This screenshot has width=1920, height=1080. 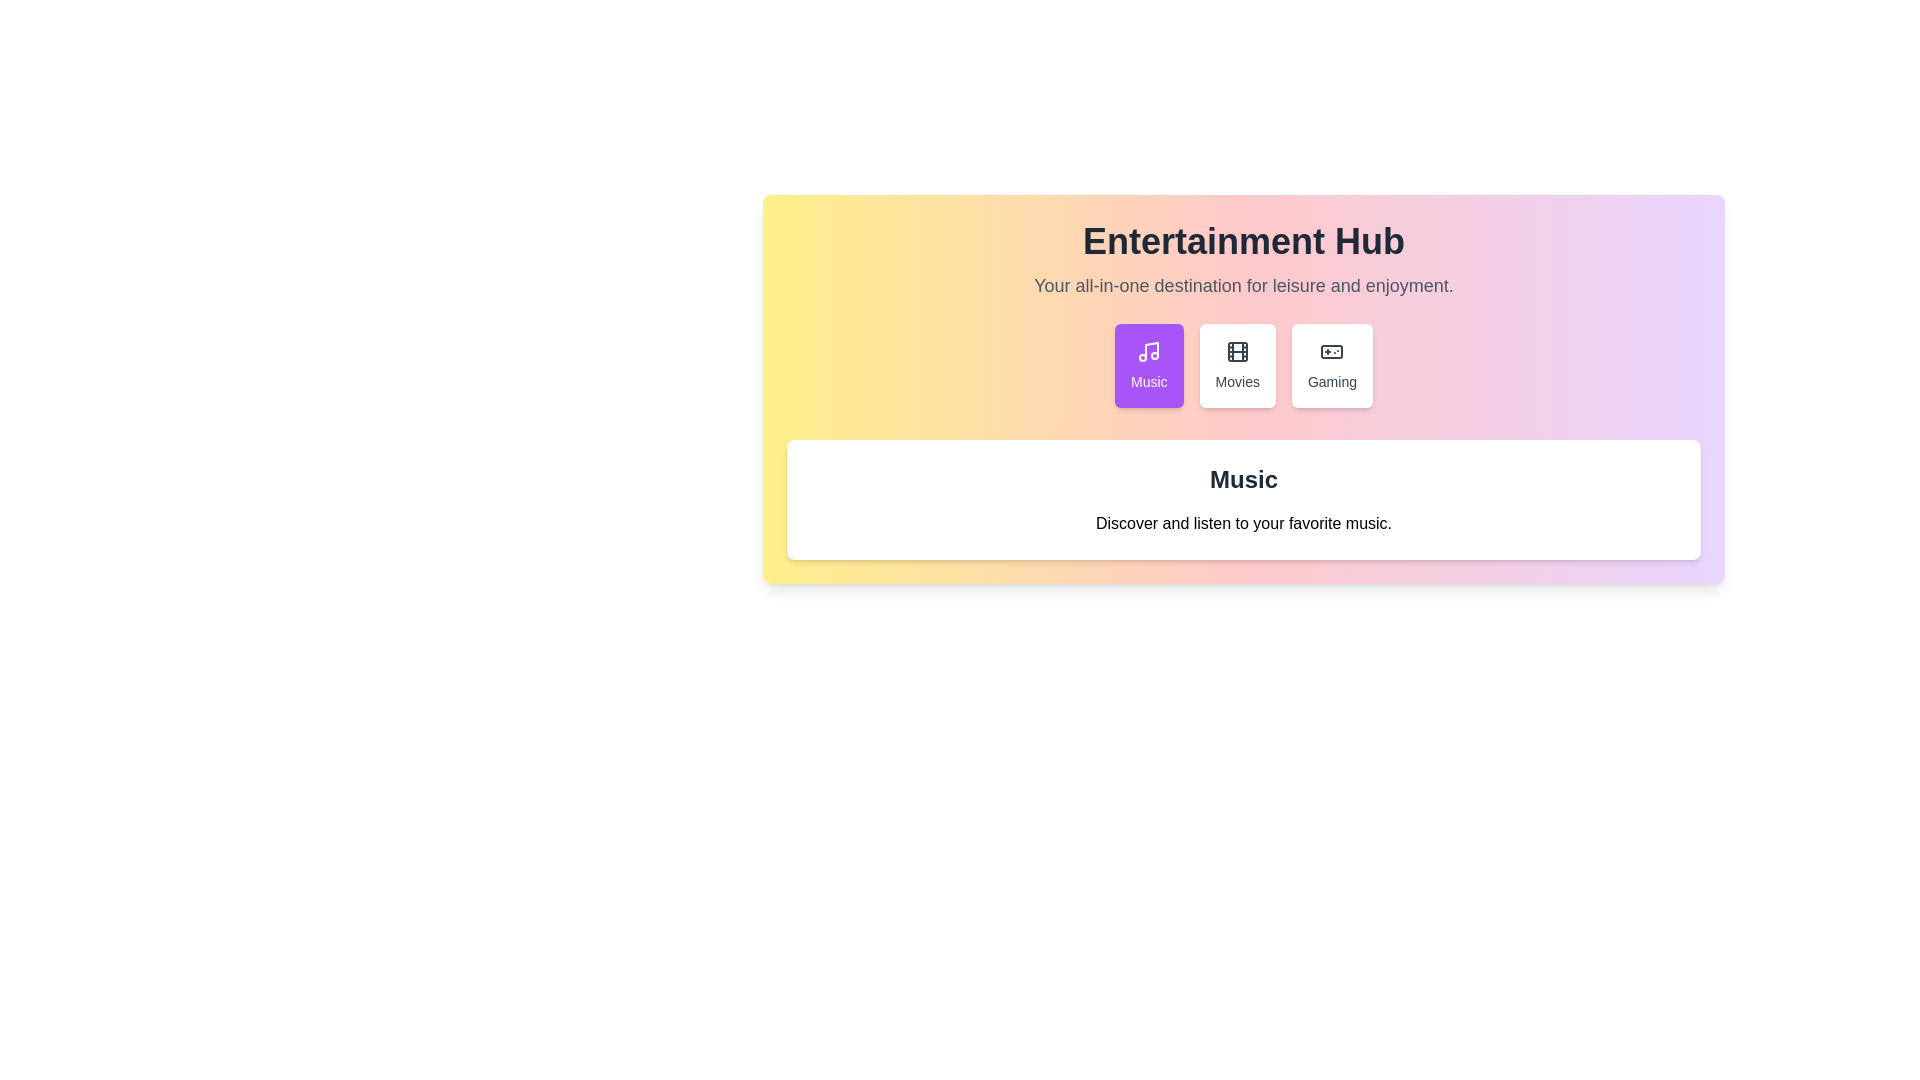 I want to click on the central button located below the 'Entertainment Hub' title, so click(x=1242, y=366).